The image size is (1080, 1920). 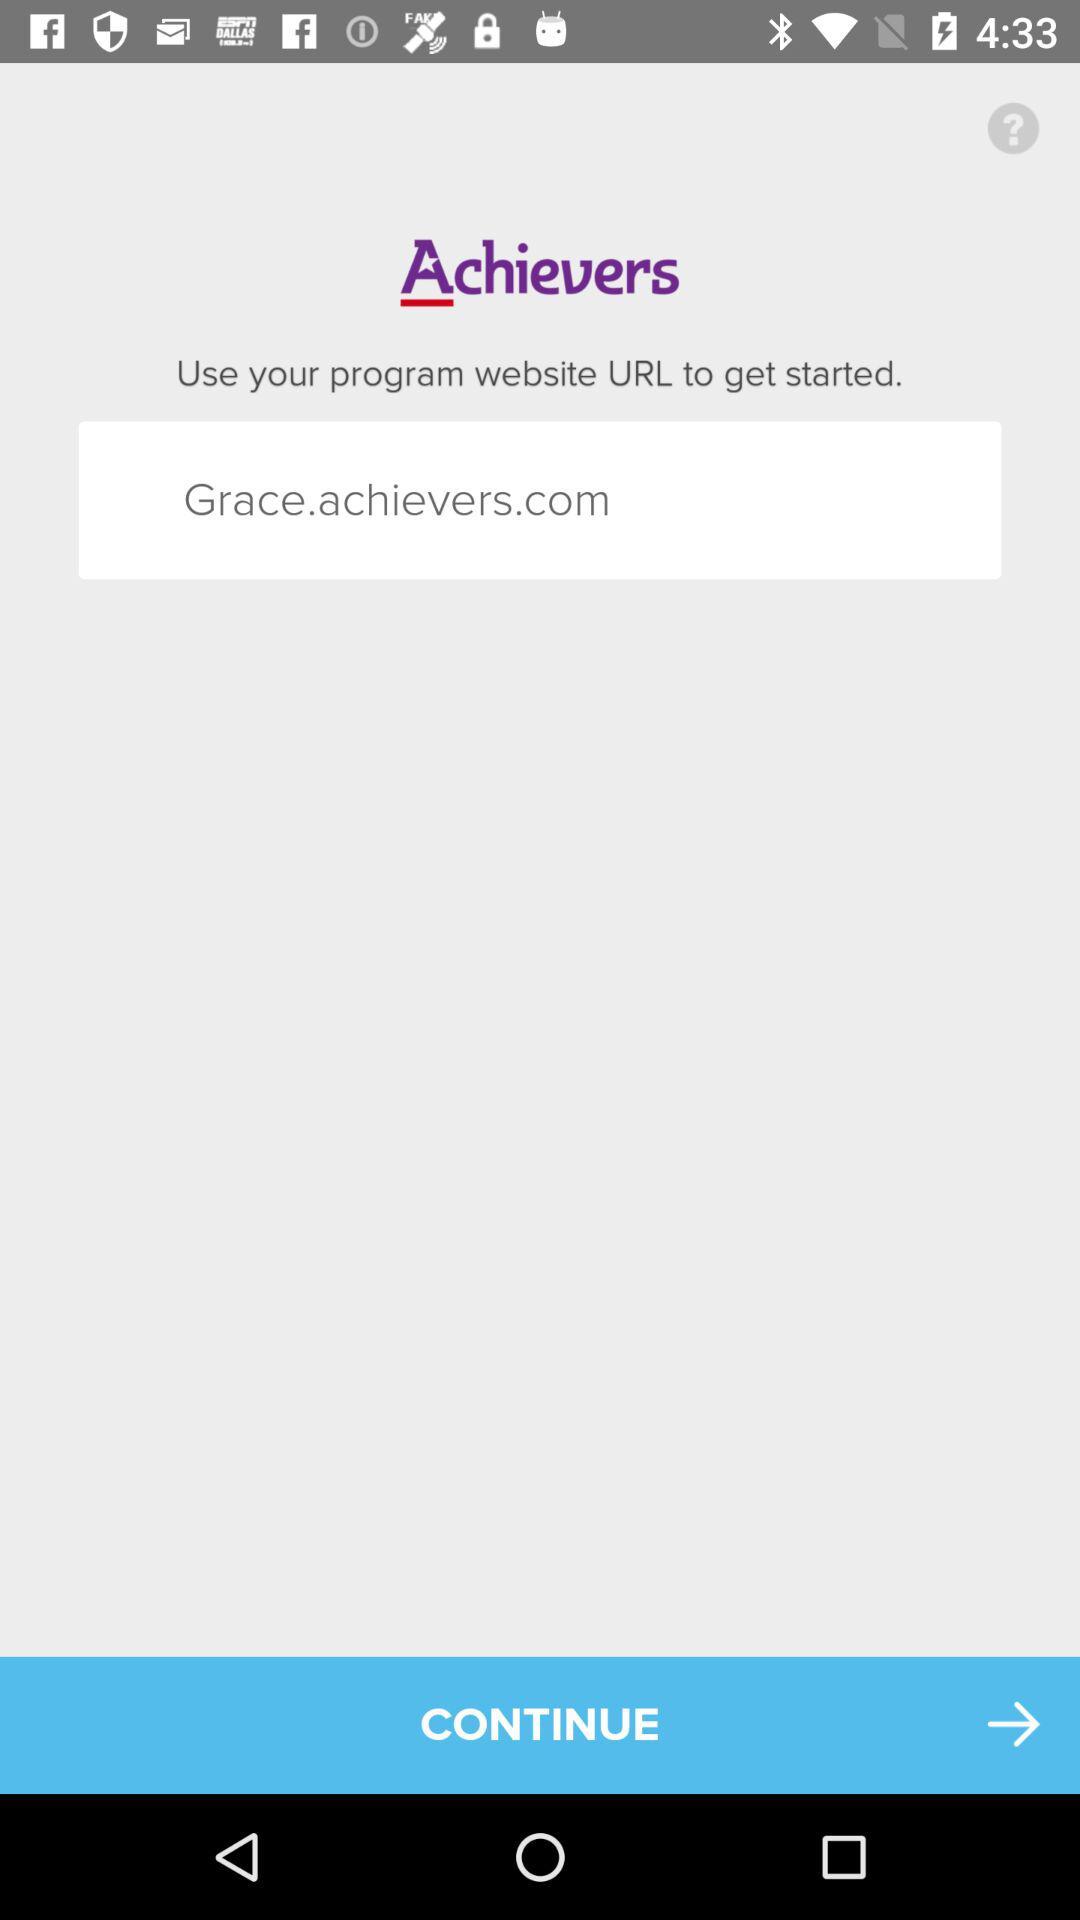 I want to click on the icon next to .achievers.com icon, so click(x=219, y=500).